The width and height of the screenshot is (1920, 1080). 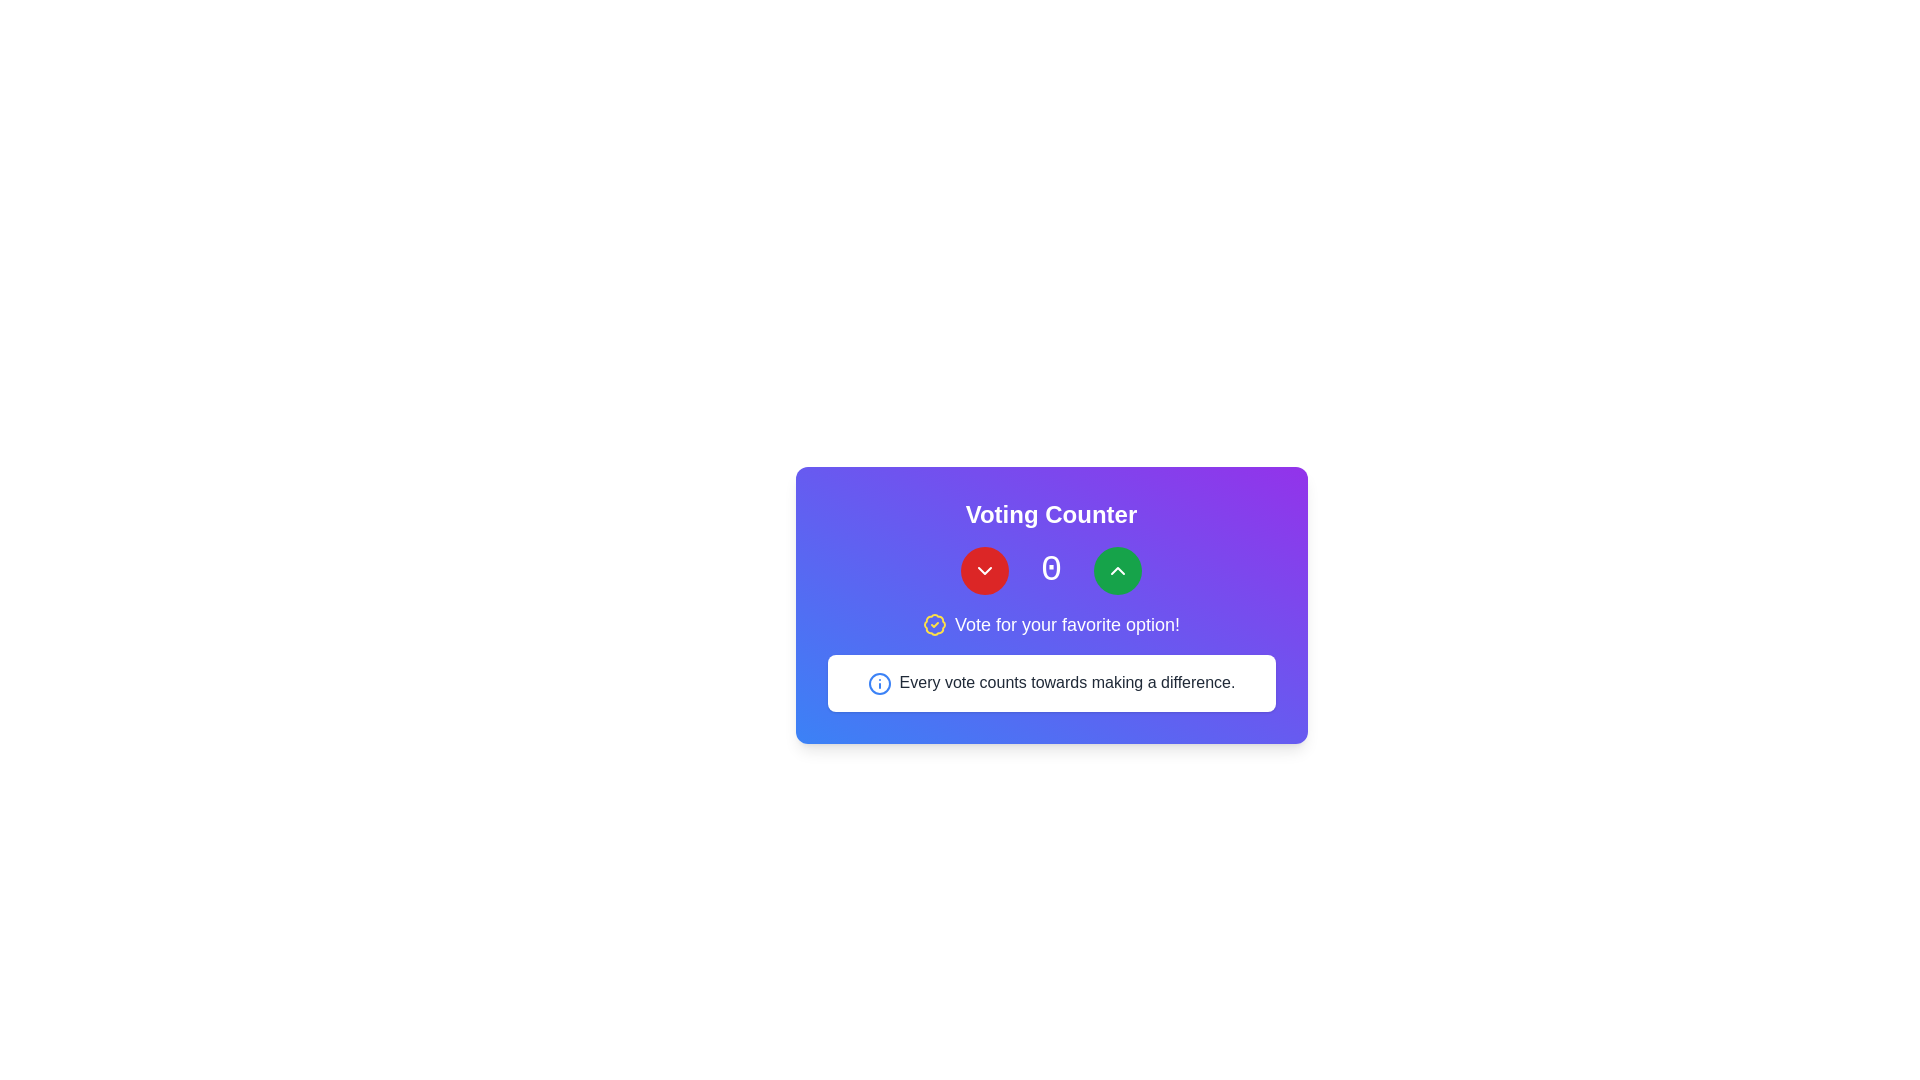 What do you see at coordinates (984, 570) in the screenshot?
I see `the leftmost button that serves as a decrement action for a counter` at bounding box center [984, 570].